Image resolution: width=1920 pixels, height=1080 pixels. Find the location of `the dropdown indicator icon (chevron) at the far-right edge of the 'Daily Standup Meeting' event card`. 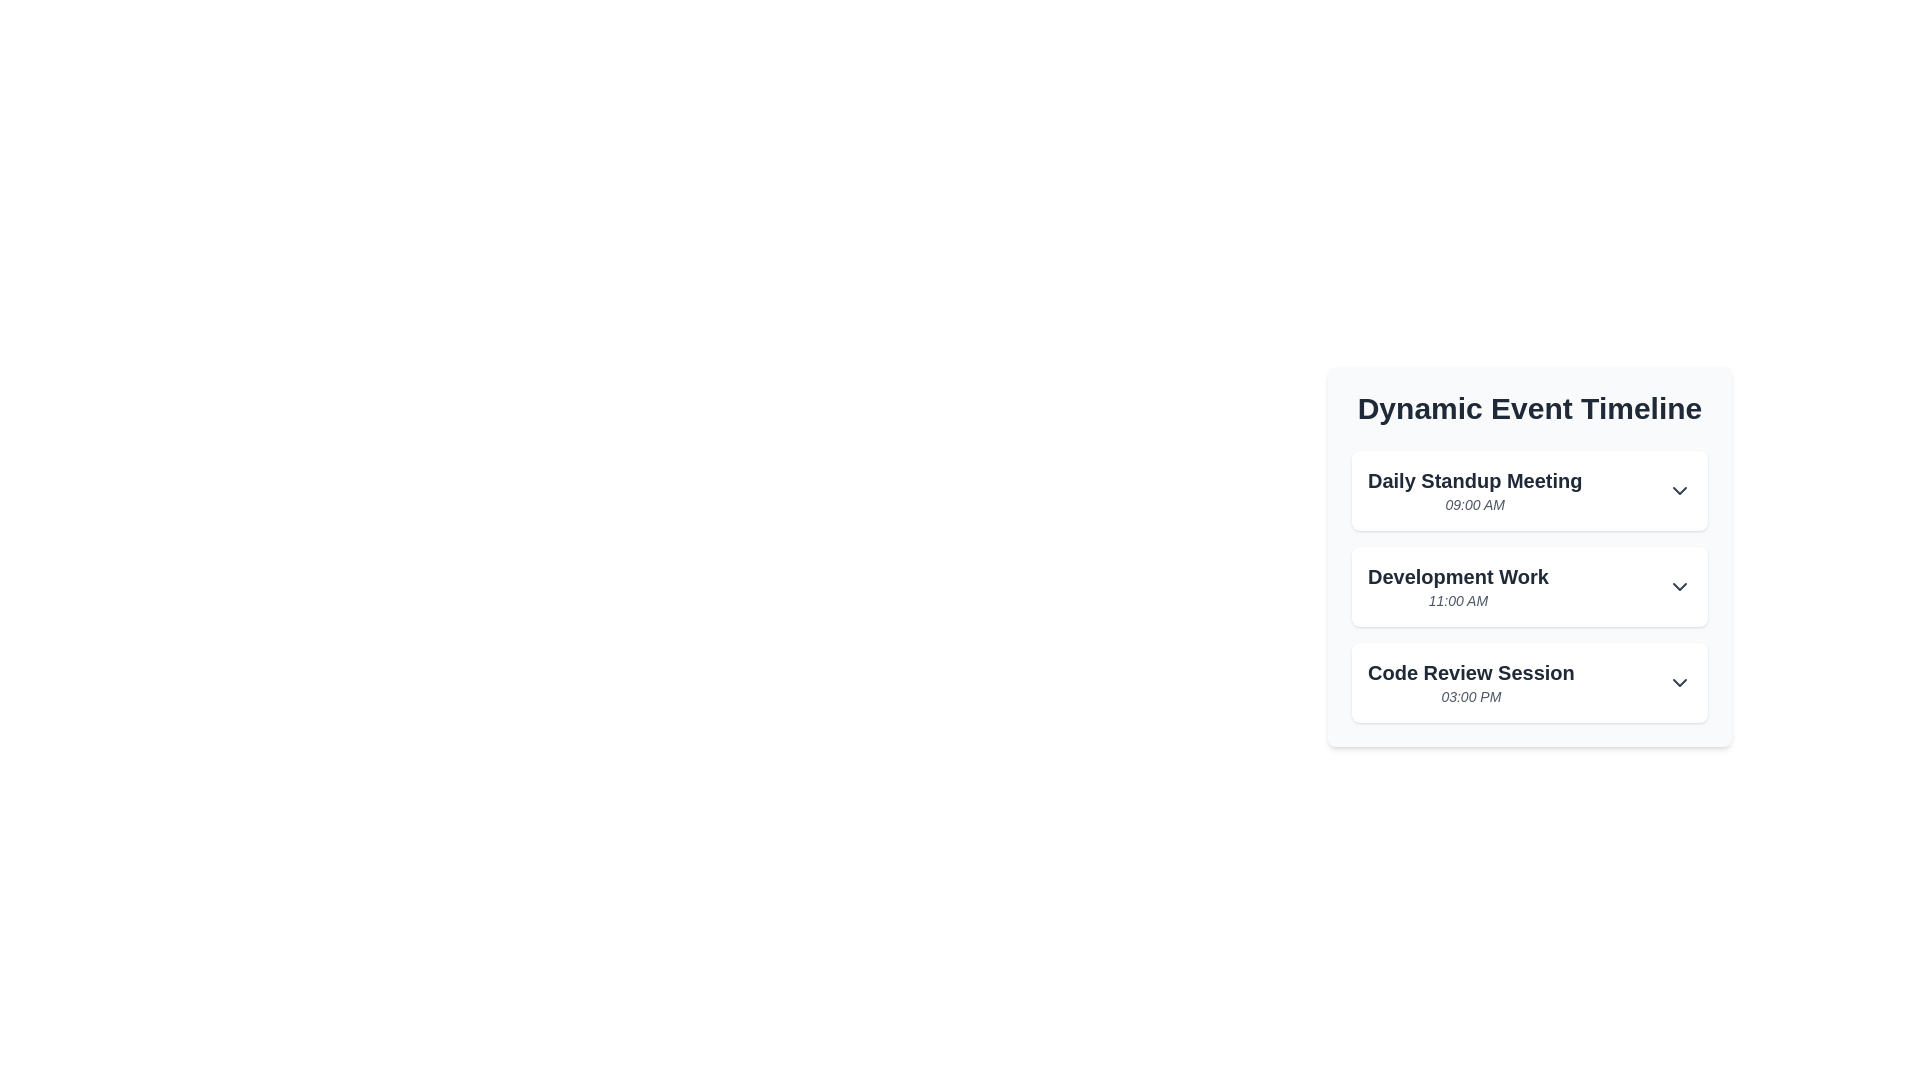

the dropdown indicator icon (chevron) at the far-right edge of the 'Daily Standup Meeting' event card is located at coordinates (1680, 490).